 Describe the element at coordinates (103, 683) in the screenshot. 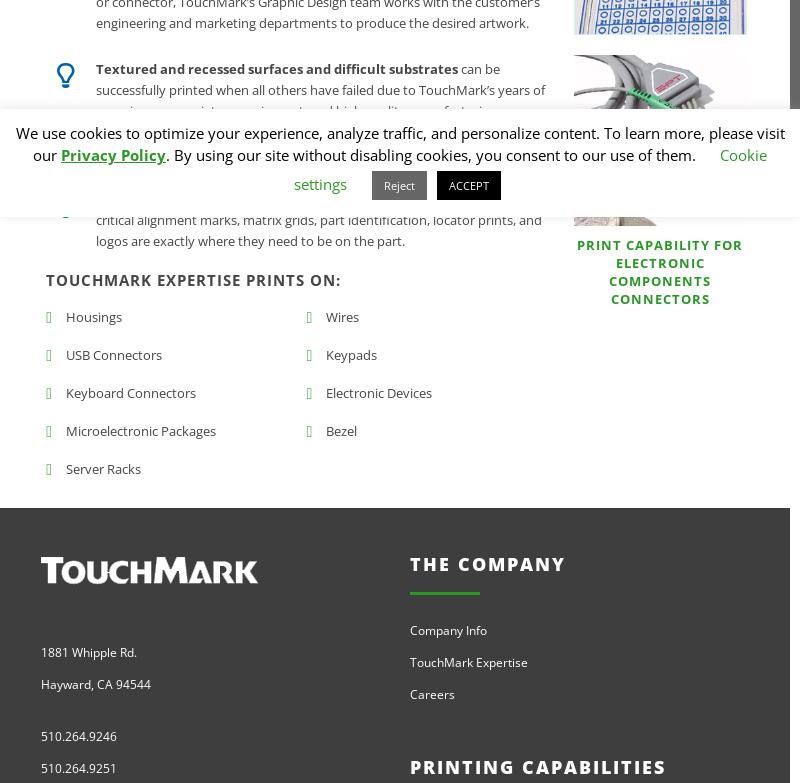

I see `'CA'` at that location.